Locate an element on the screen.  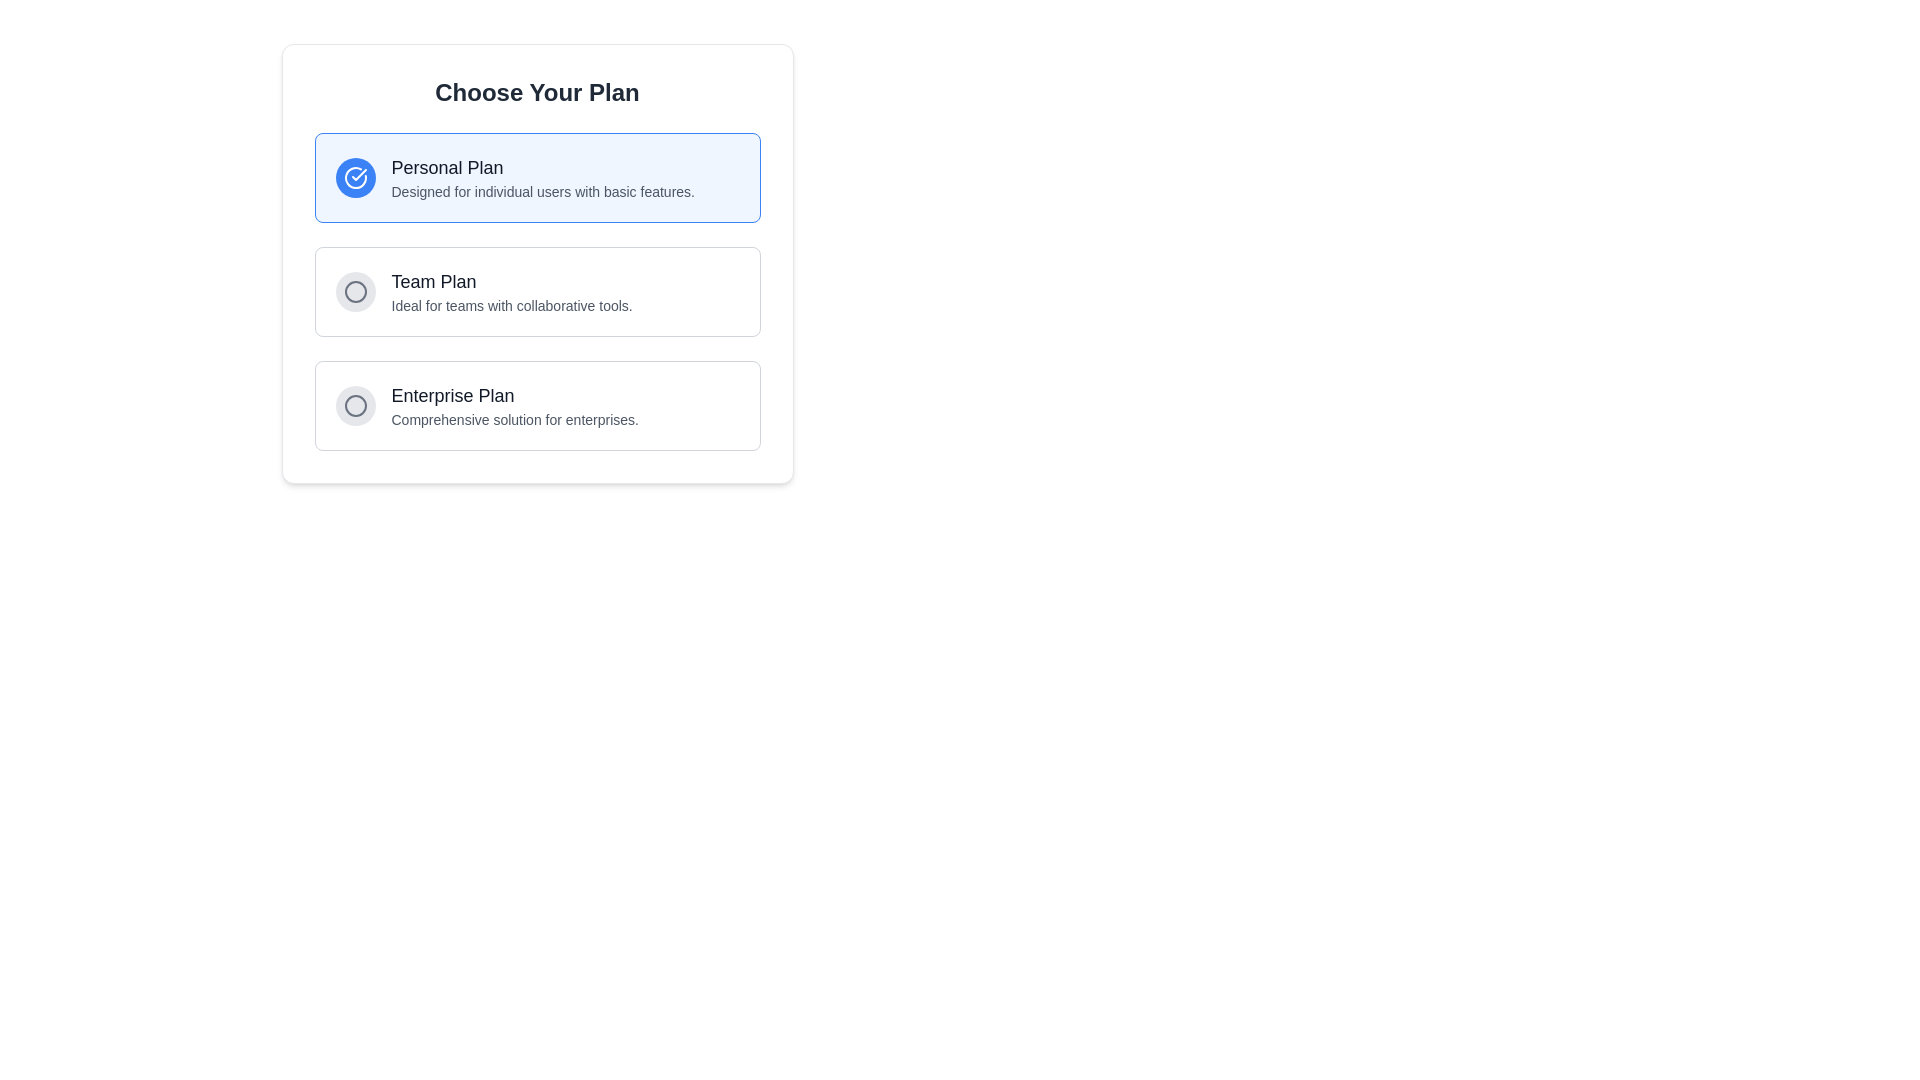
the 'Personal Plan' text label is located at coordinates (543, 176).